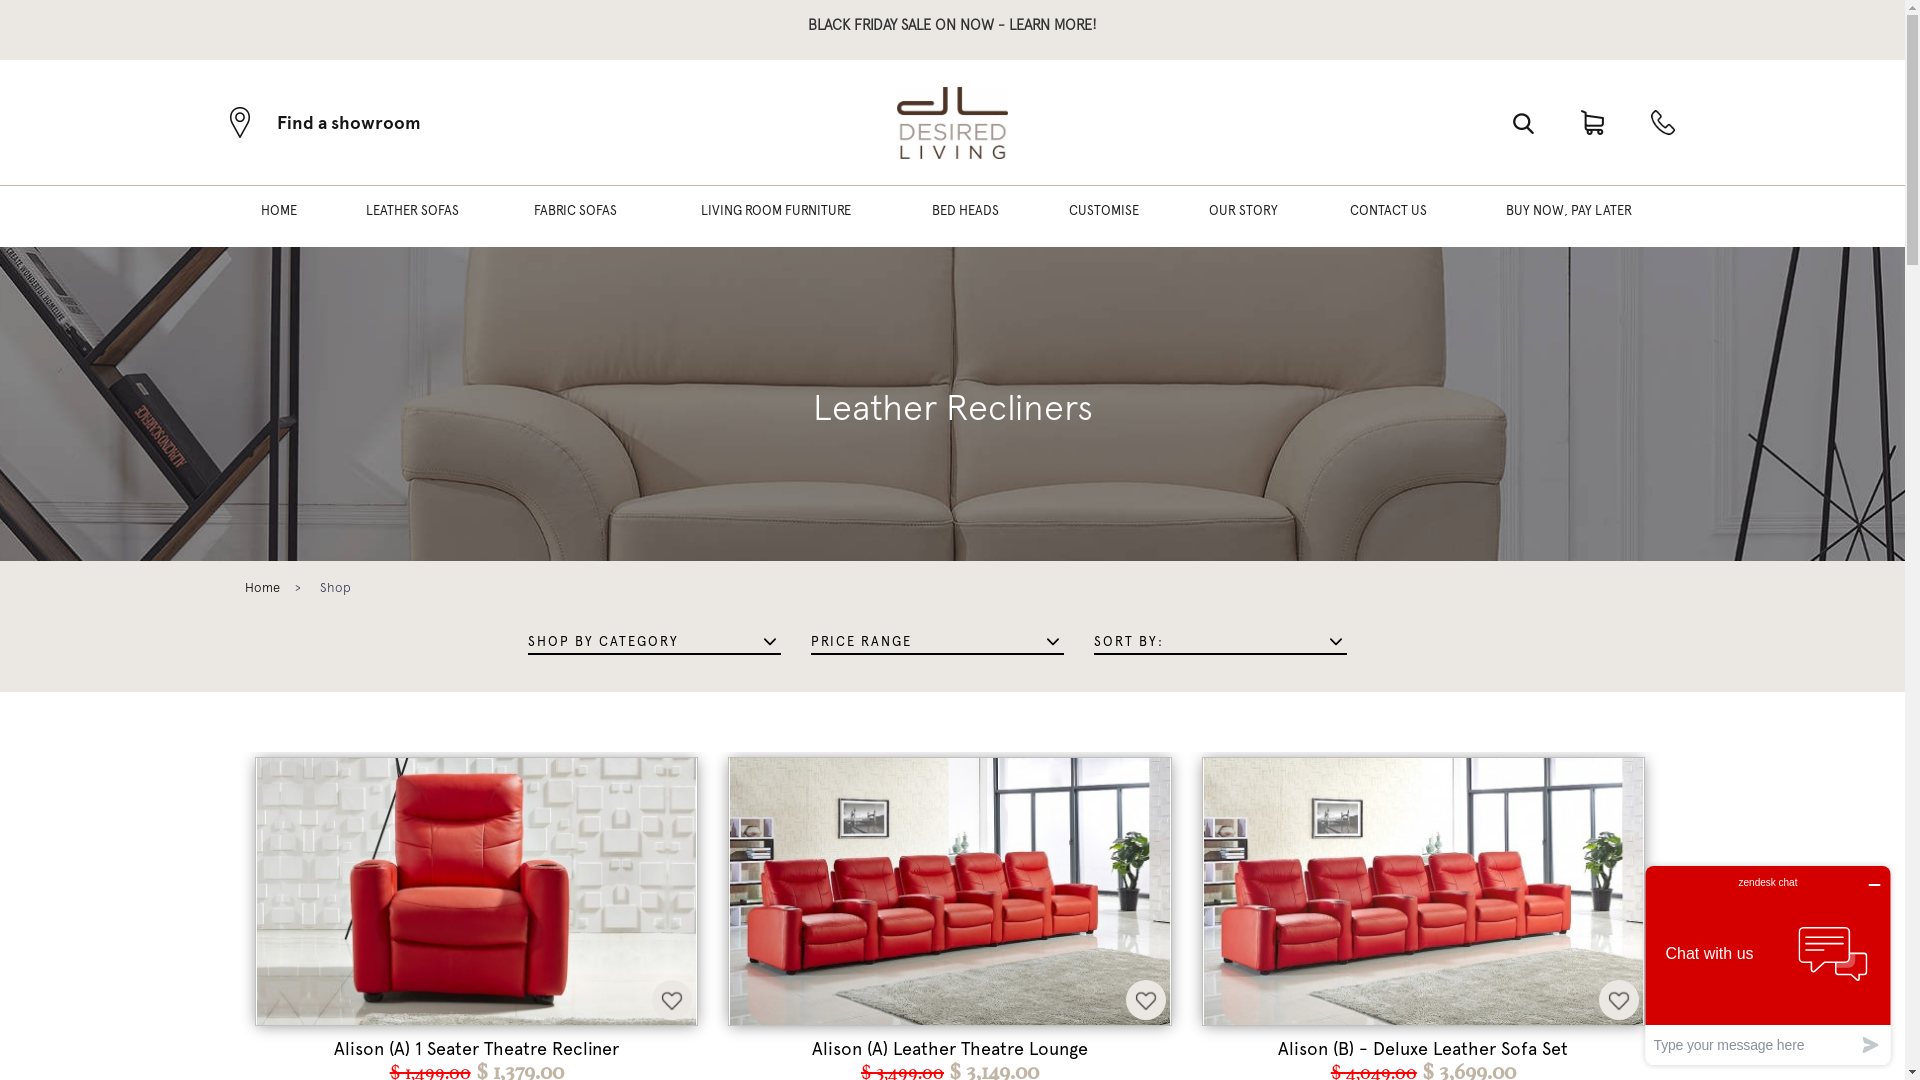  Describe the element at coordinates (1189, 216) in the screenshot. I see `'OUR STORY'` at that location.